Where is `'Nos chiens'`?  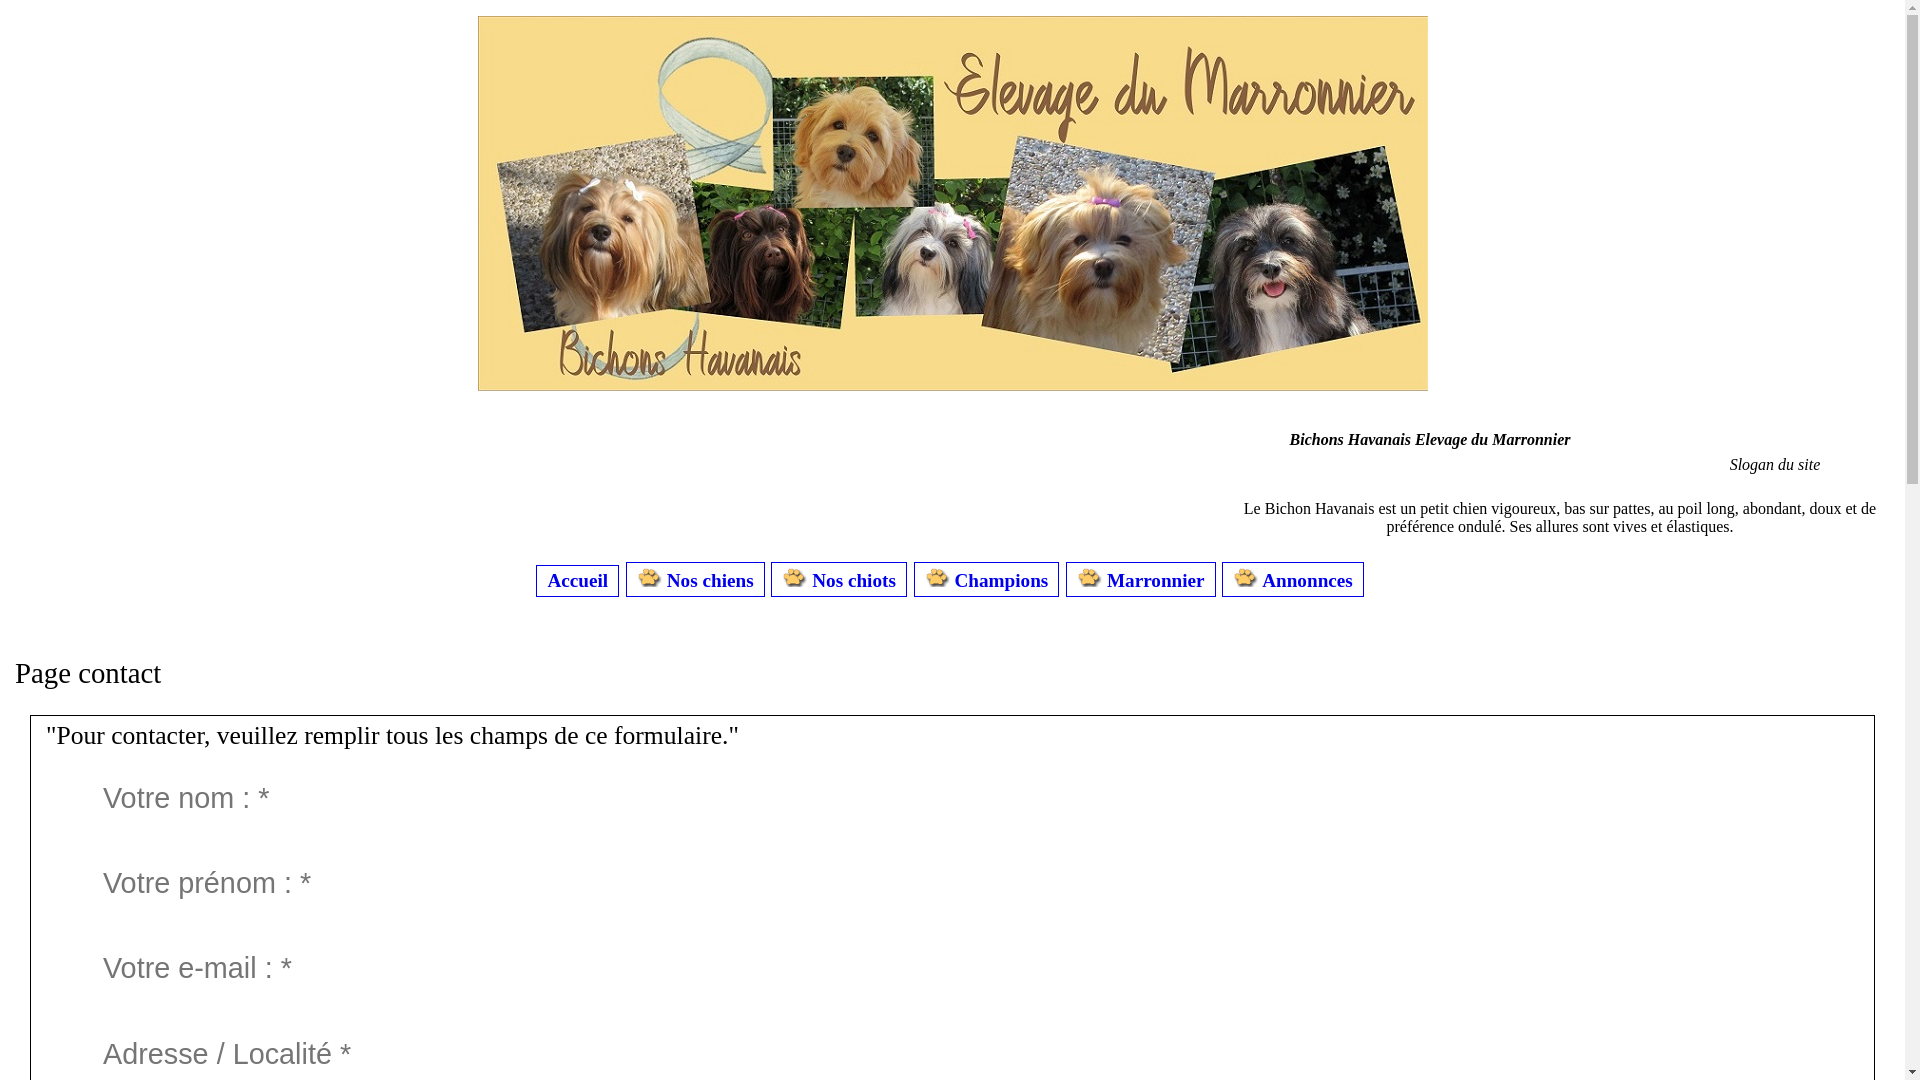
'Nos chiens' is located at coordinates (695, 579).